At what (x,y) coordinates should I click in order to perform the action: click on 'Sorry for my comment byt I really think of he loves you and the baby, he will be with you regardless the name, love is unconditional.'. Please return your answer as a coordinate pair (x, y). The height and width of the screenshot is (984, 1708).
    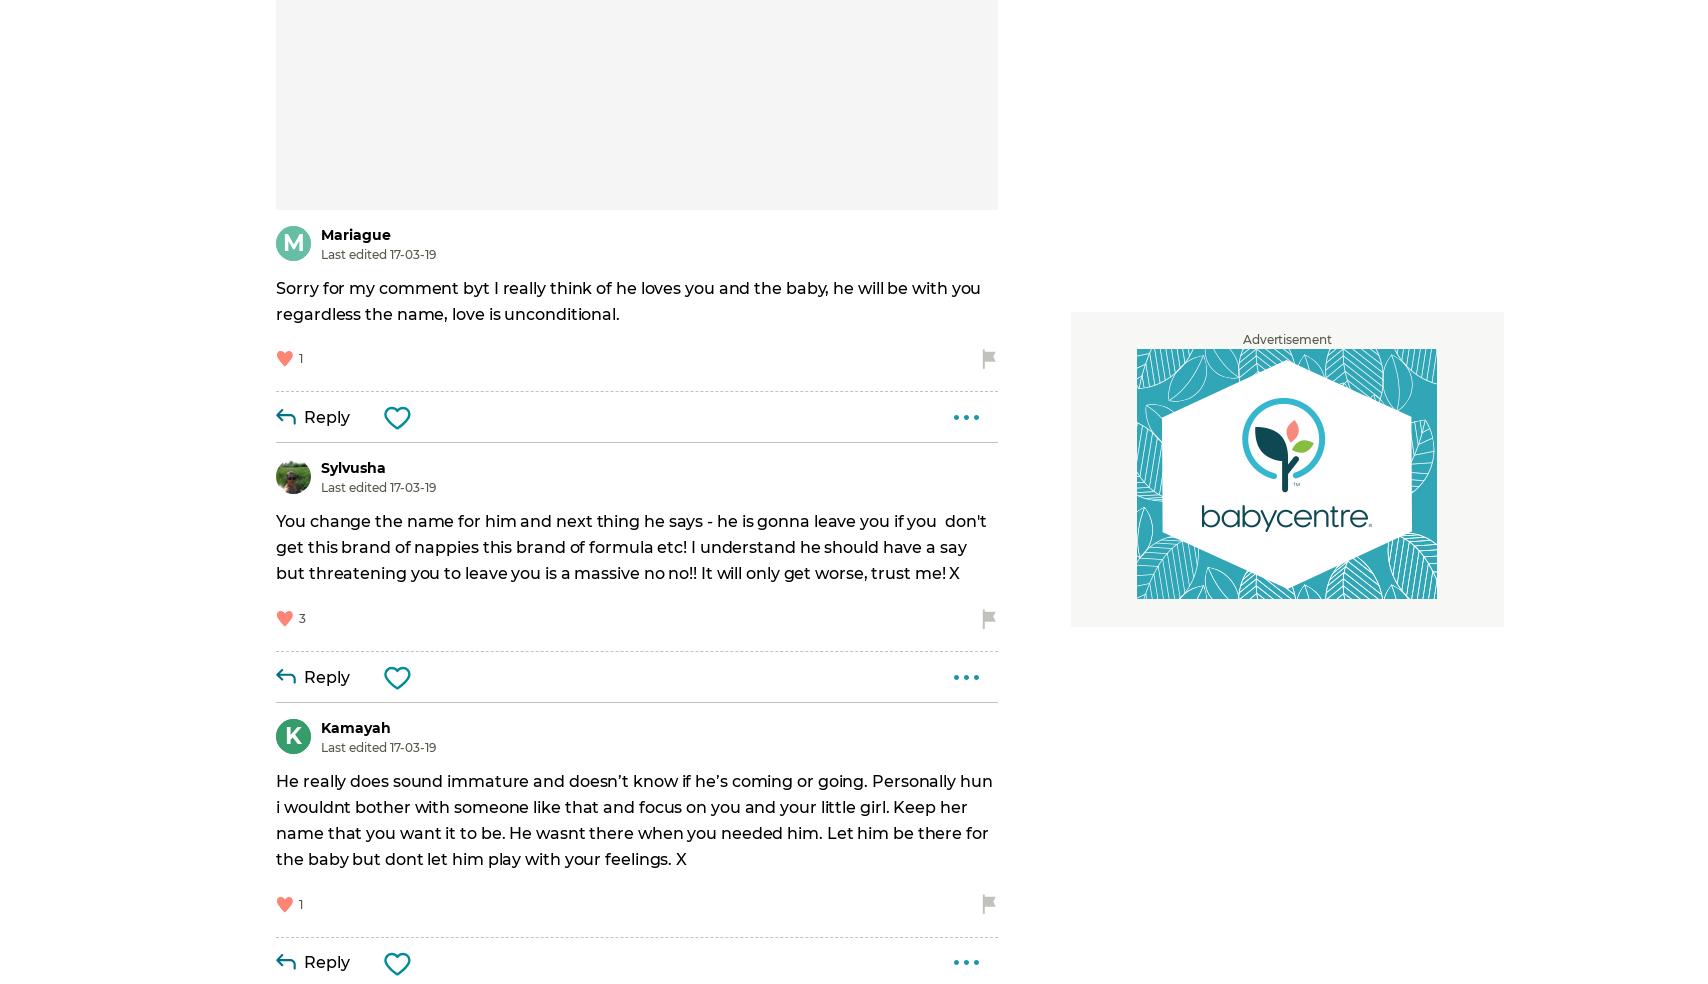
    Looking at the image, I should click on (630, 299).